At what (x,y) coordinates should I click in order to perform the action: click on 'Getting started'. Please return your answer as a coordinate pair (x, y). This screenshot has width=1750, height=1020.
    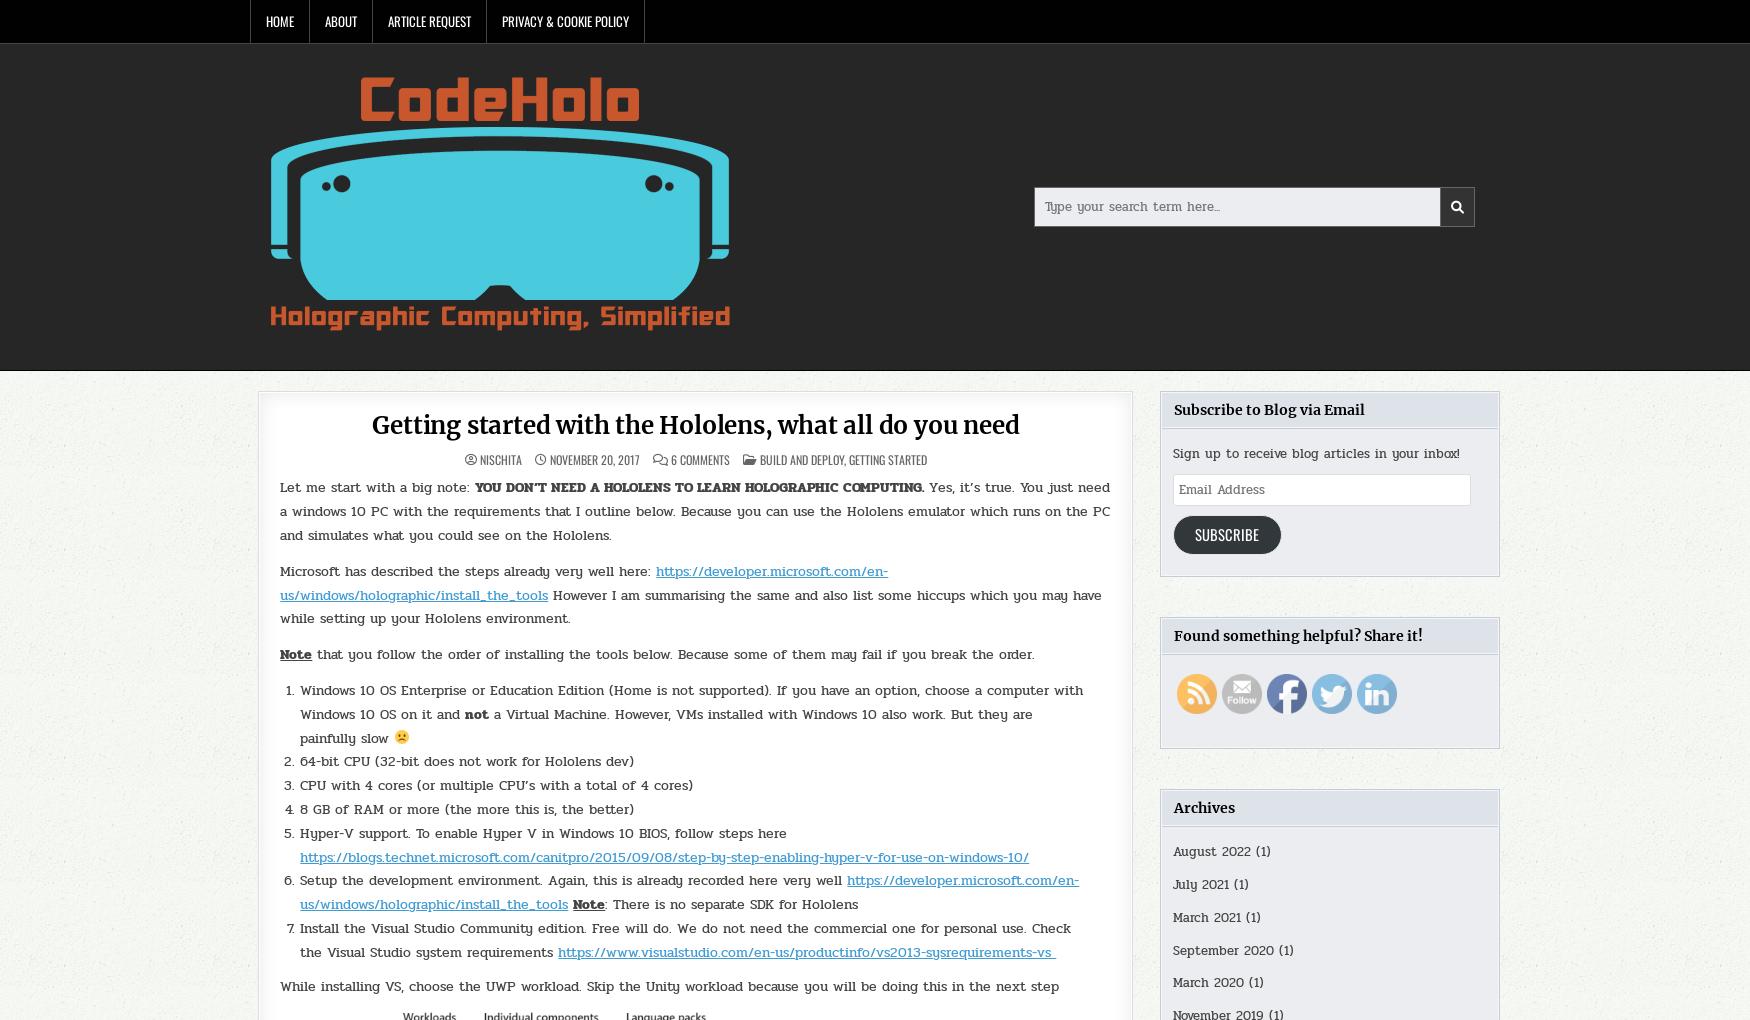
    Looking at the image, I should click on (848, 458).